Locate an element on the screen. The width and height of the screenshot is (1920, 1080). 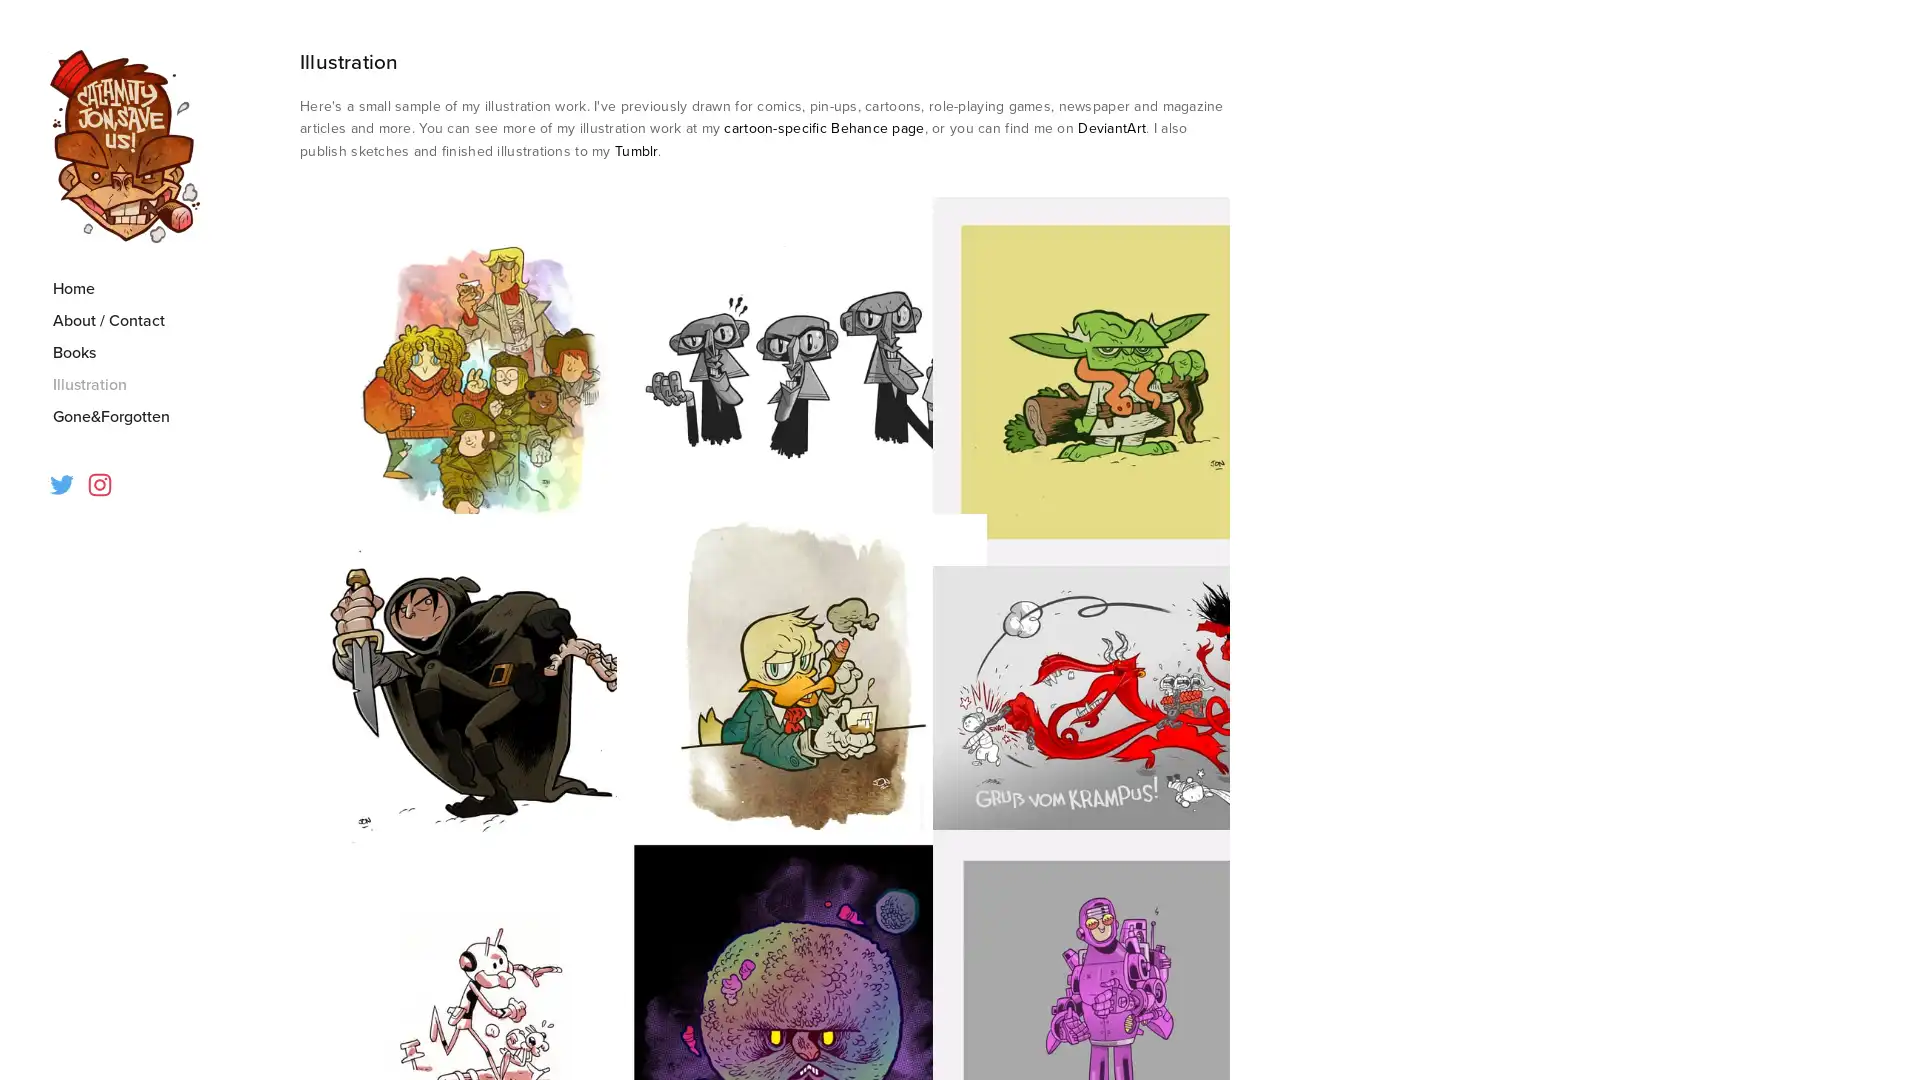
View fullsize illos03.jpg is located at coordinates (1079, 343).